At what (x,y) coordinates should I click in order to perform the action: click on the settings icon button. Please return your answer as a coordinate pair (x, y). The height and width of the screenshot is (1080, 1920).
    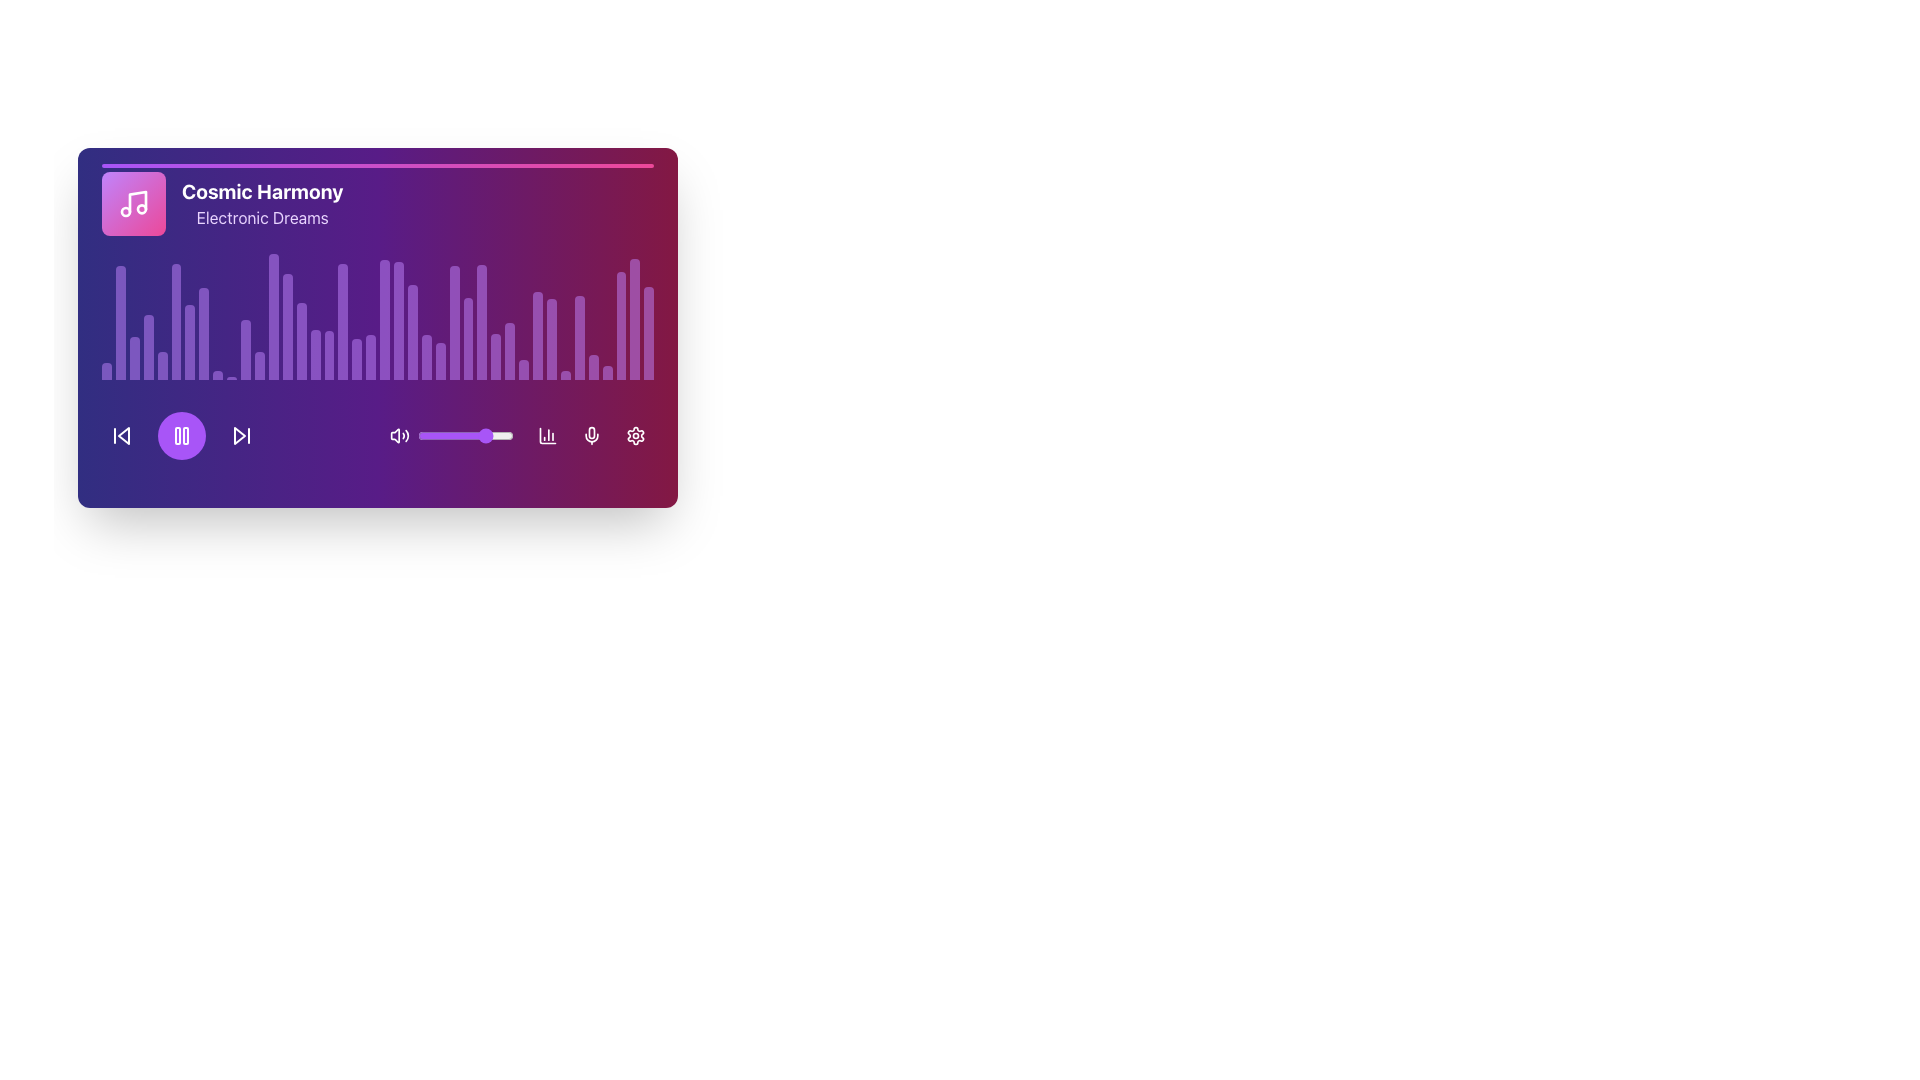
    Looking at the image, I should click on (634, 434).